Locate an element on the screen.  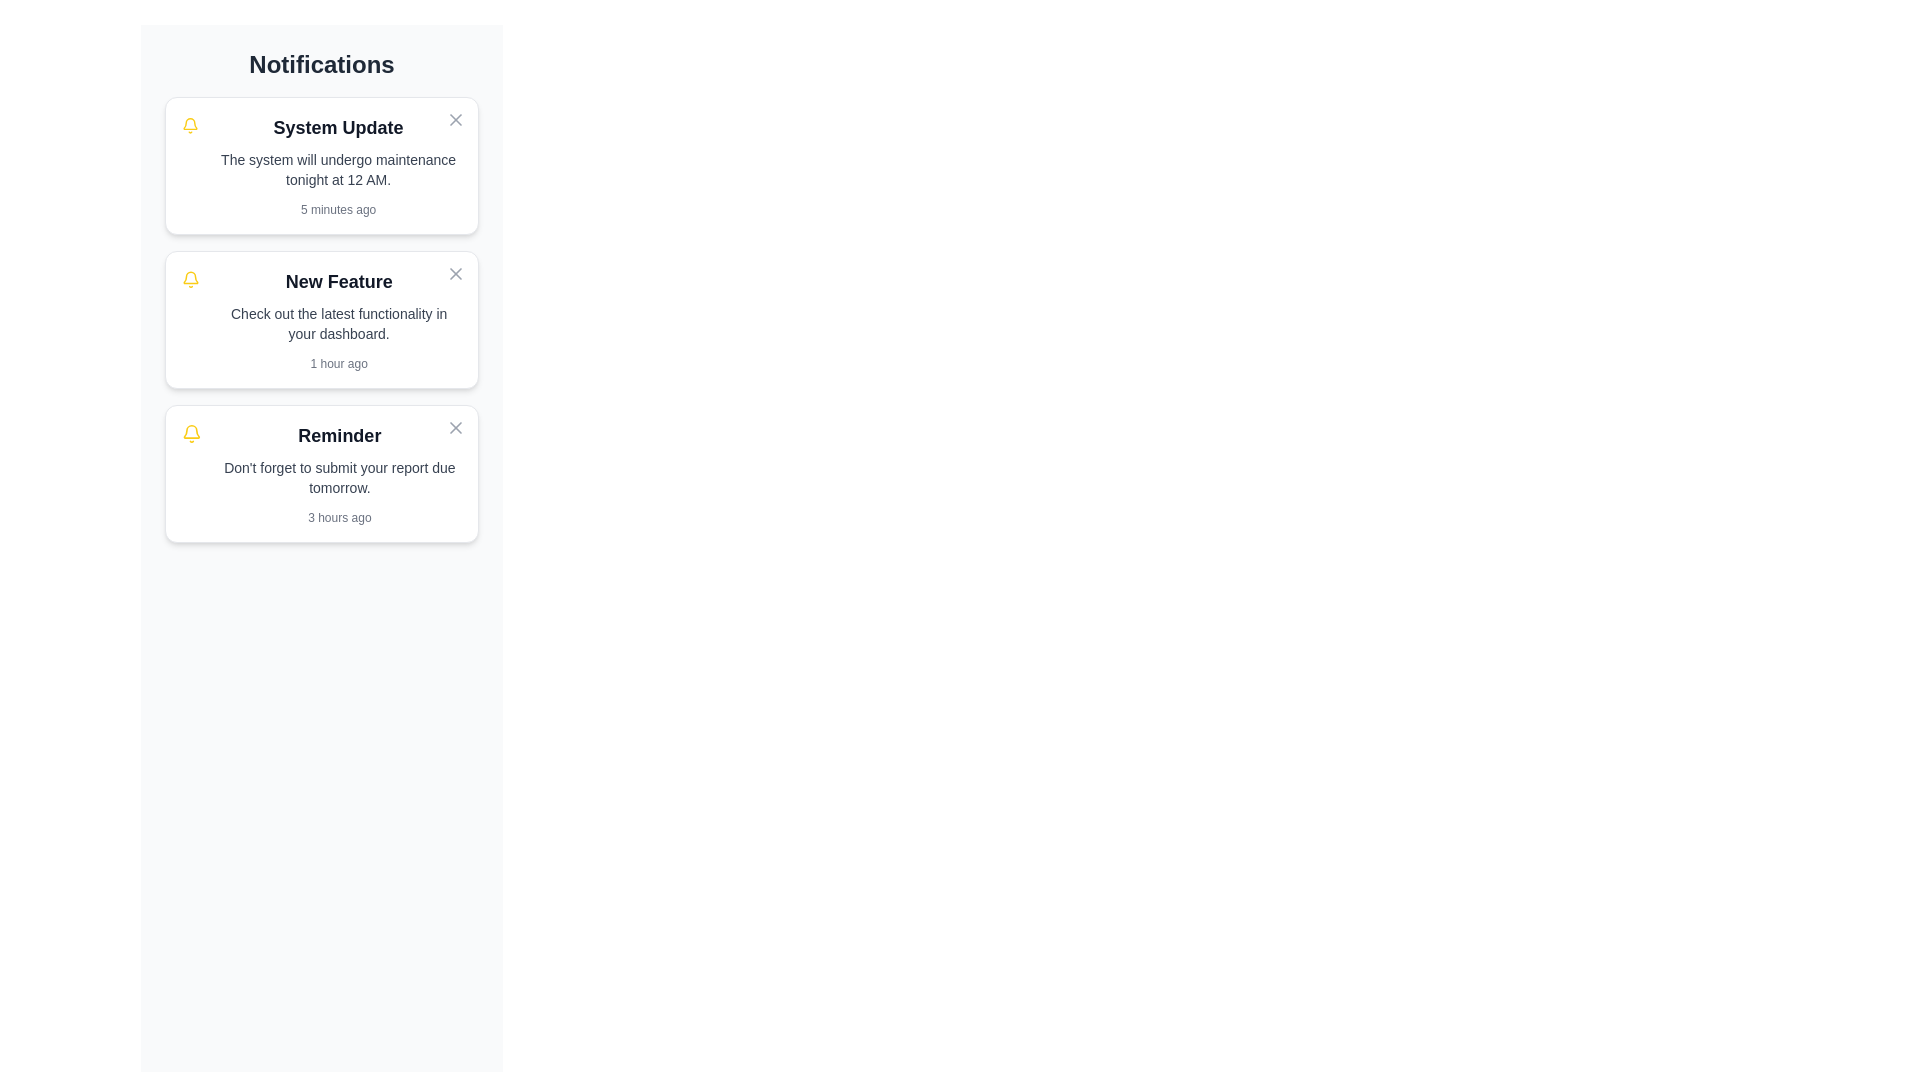
the text element that reads 'Check out the latest functionality in your dashboard.' which is styled in a small gray font and is centrally located in the middle notification card titled 'New Feature' is located at coordinates (339, 323).